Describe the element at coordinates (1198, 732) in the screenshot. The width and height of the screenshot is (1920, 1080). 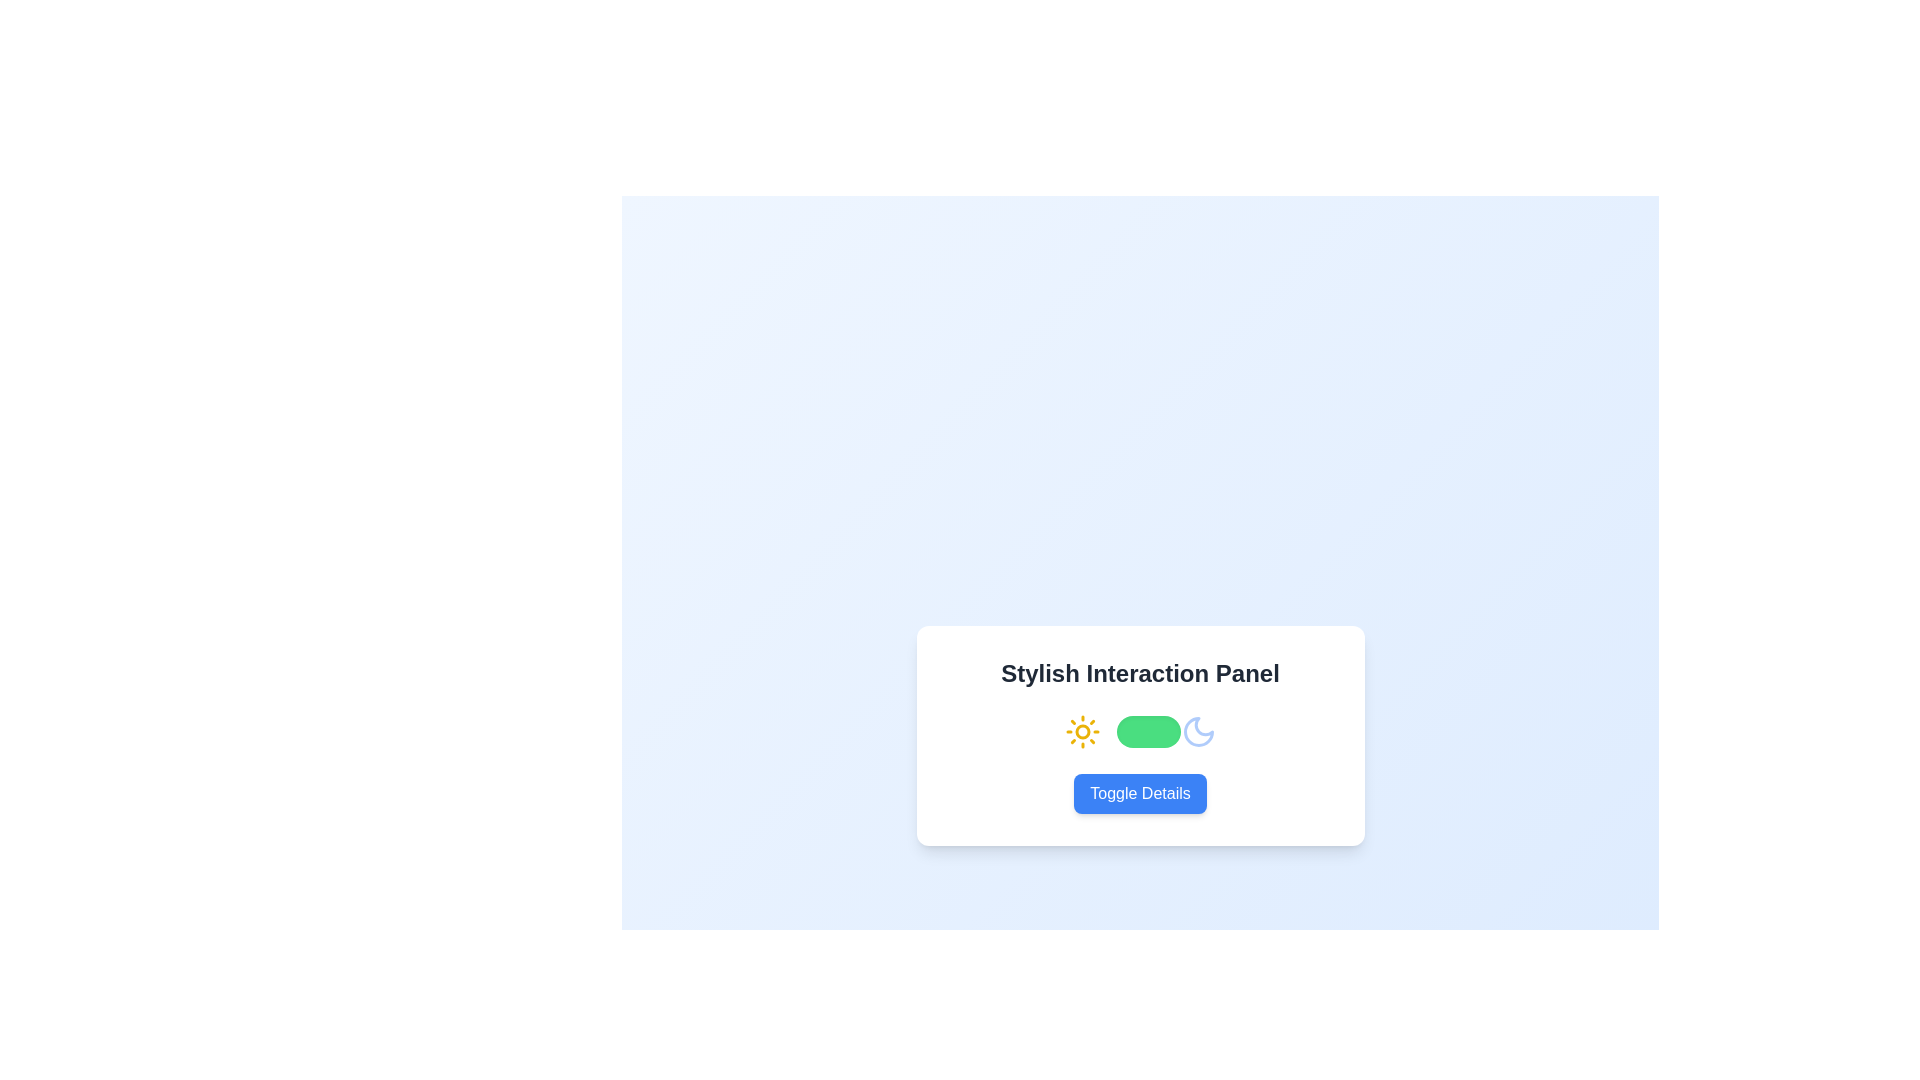
I see `the light blue crescent moon icon located at the rightmost side of the interactive panel` at that location.